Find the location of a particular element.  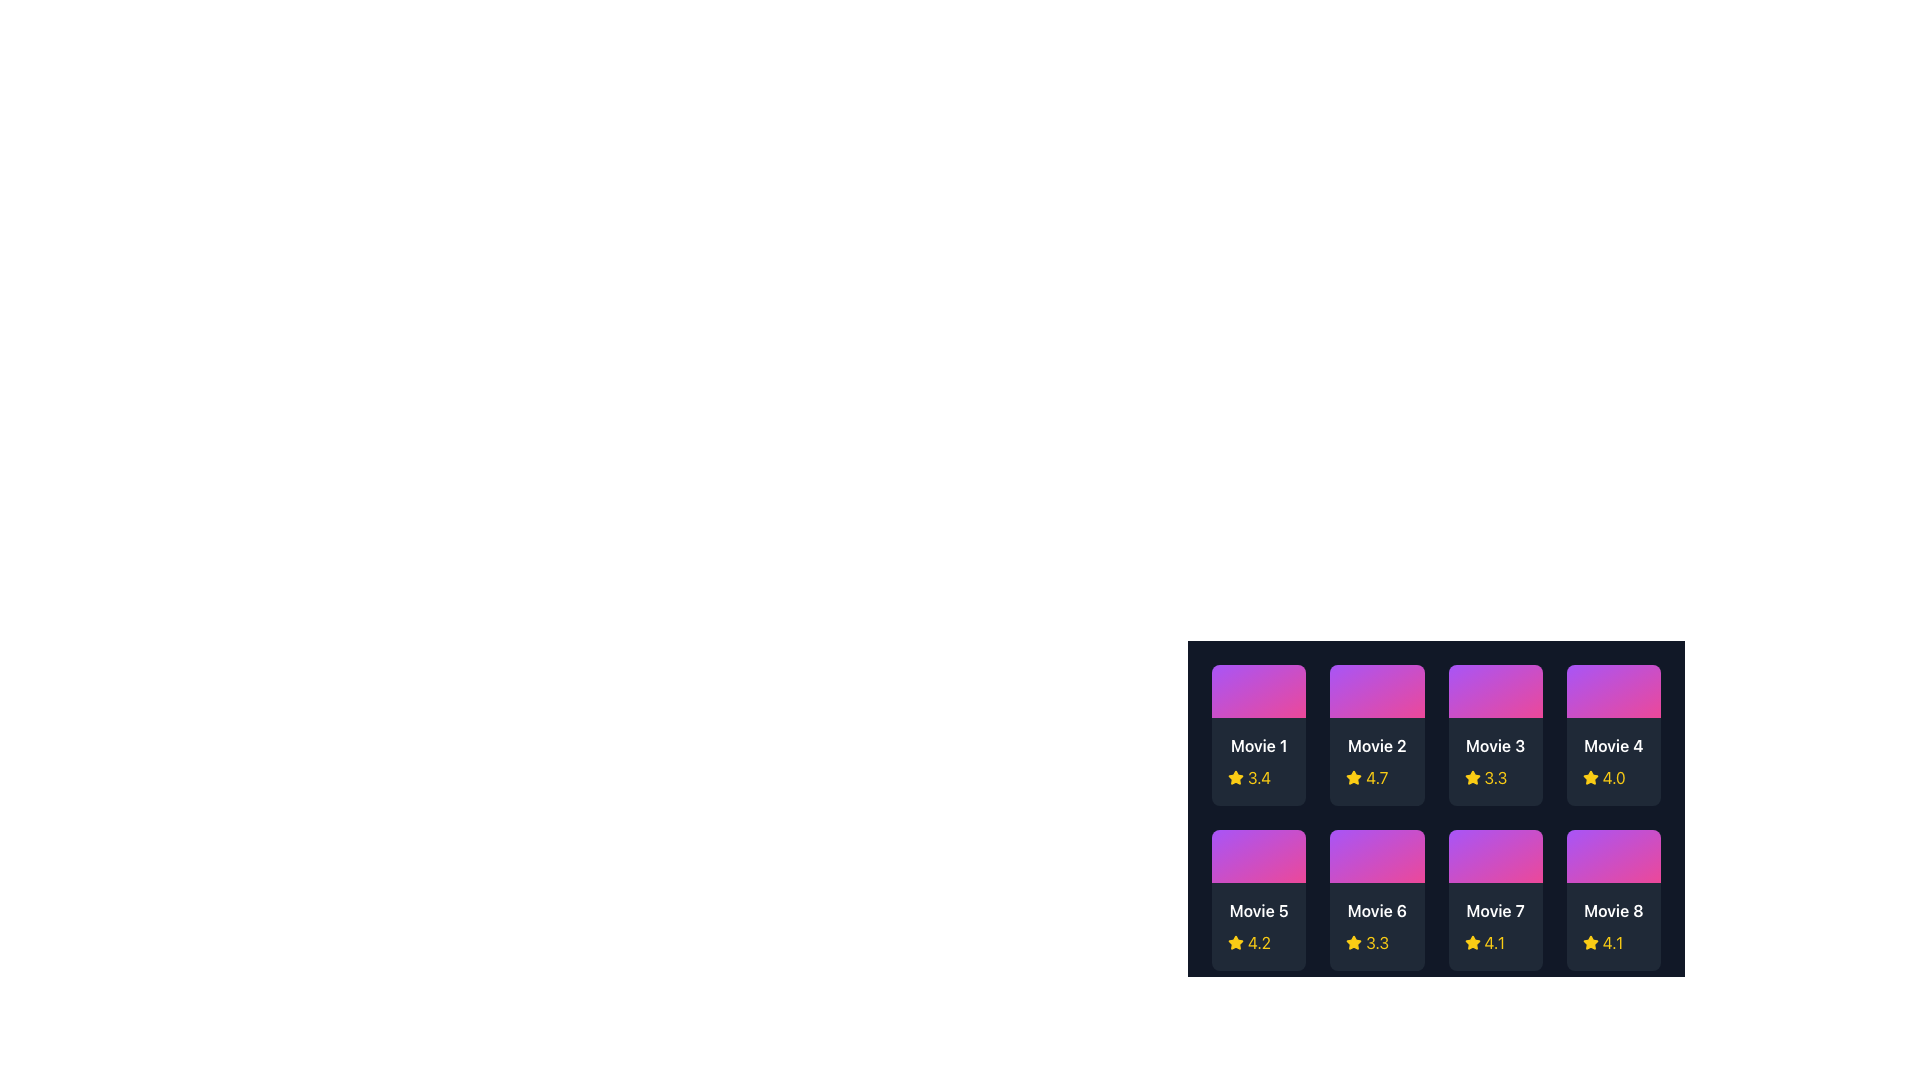

rating value displayed by the yellow star icon and the text '4.0' in the bottom-right corner of the 'Movie 4' card is located at coordinates (1613, 777).